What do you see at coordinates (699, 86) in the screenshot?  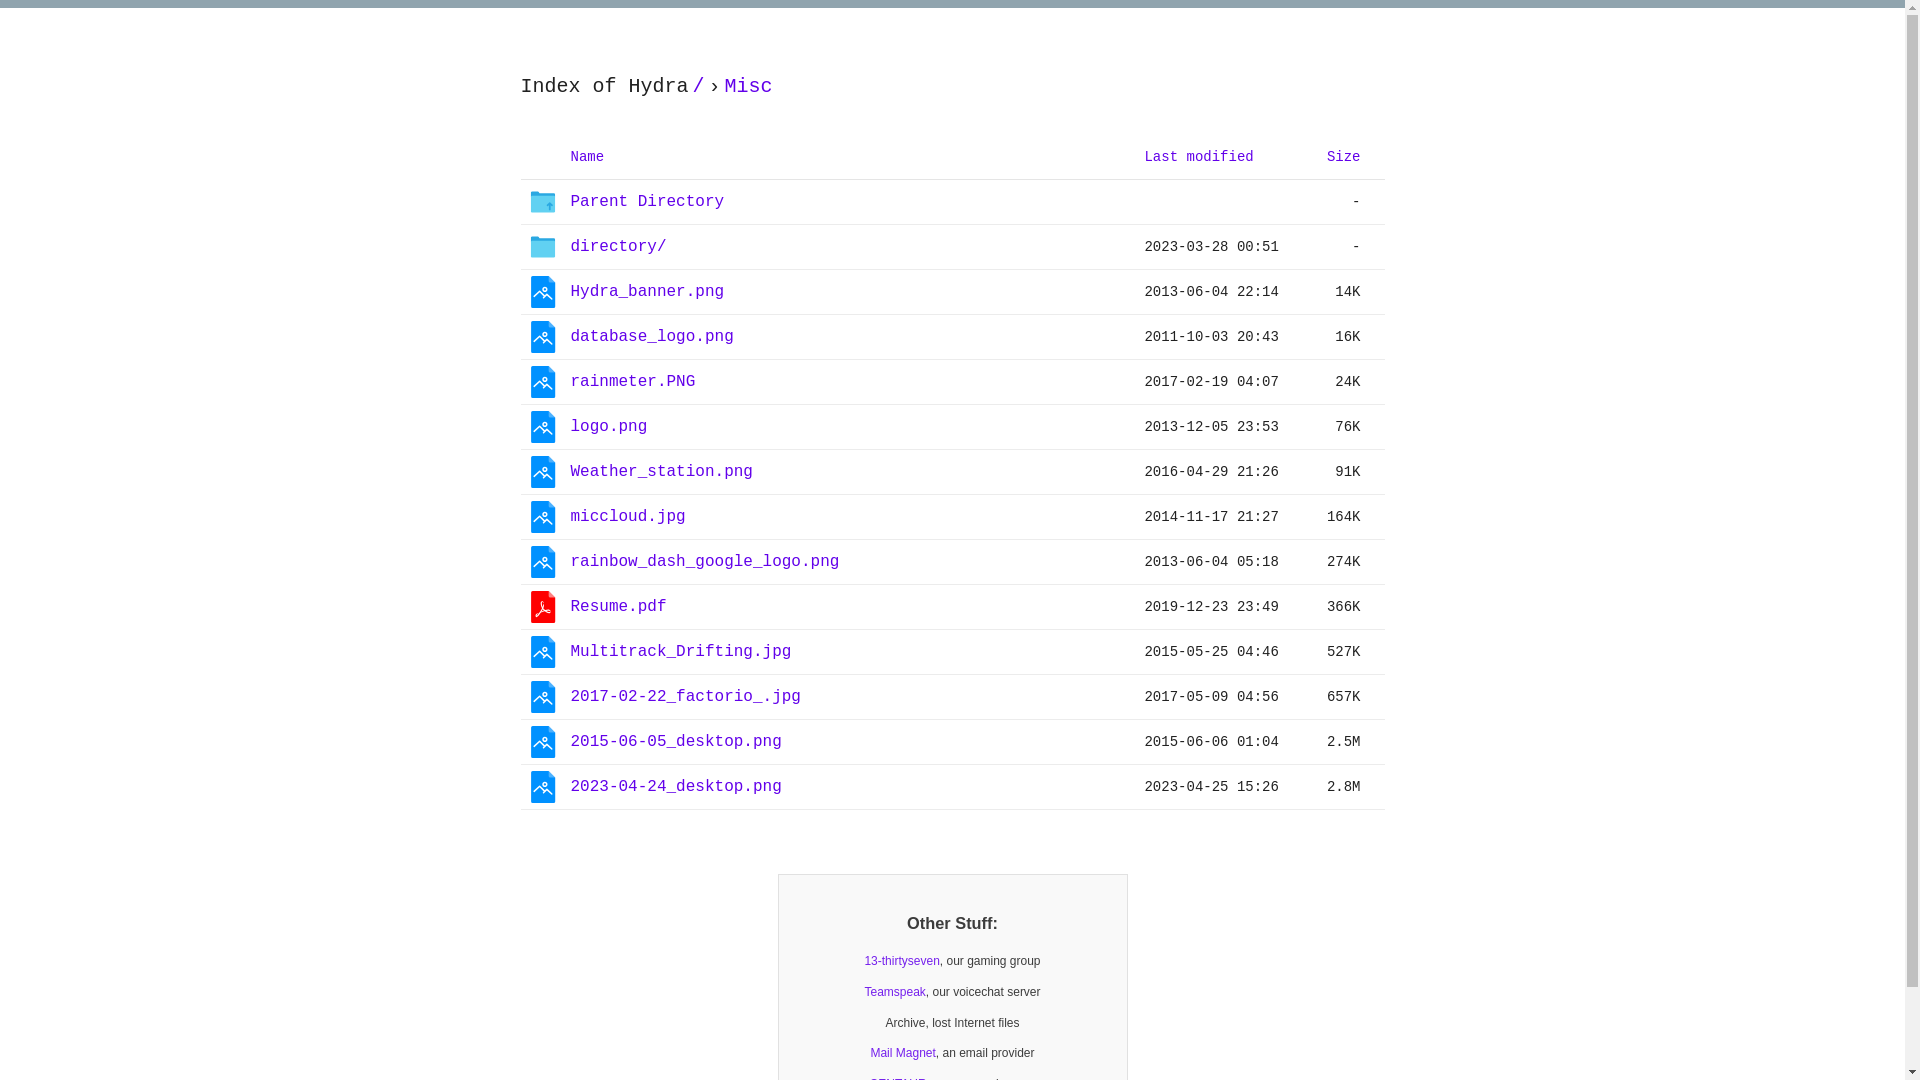 I see `'/'` at bounding box center [699, 86].